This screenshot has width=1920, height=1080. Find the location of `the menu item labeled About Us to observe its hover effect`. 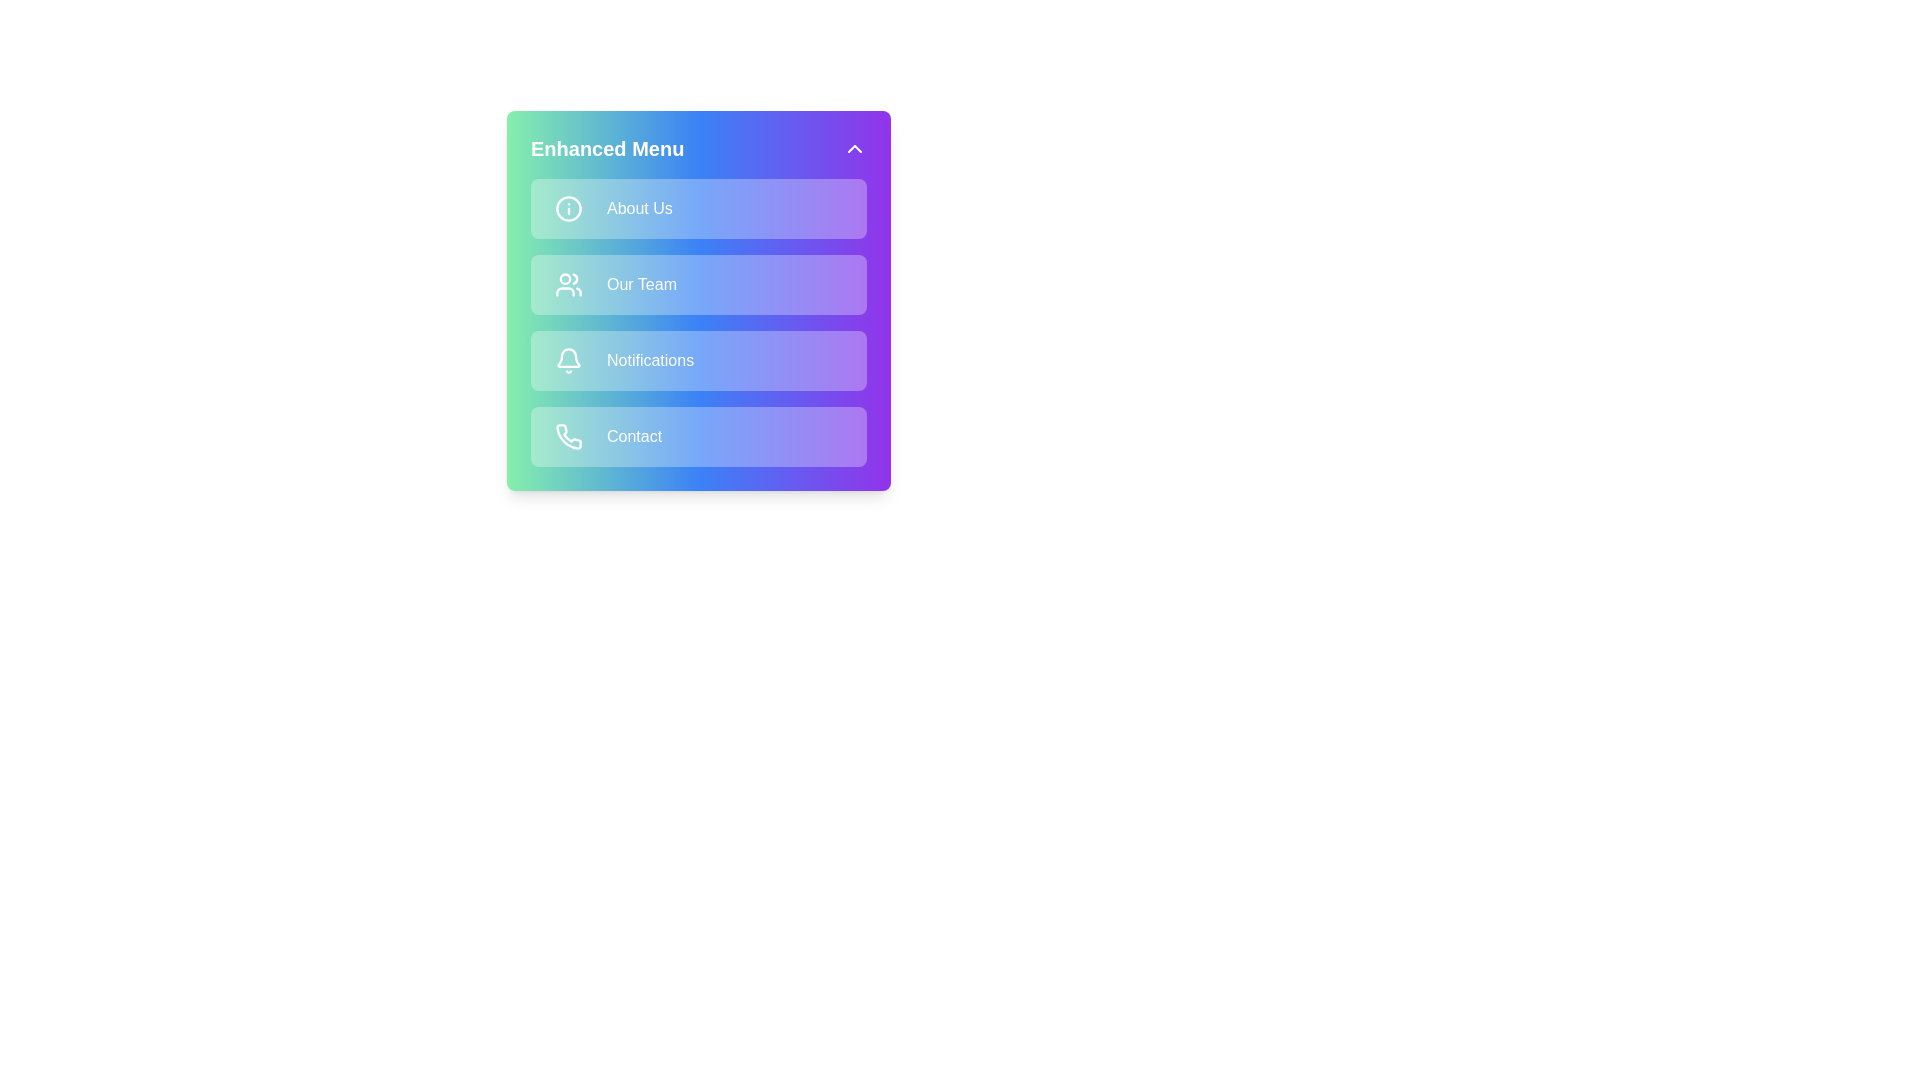

the menu item labeled About Us to observe its hover effect is located at coordinates (699, 208).